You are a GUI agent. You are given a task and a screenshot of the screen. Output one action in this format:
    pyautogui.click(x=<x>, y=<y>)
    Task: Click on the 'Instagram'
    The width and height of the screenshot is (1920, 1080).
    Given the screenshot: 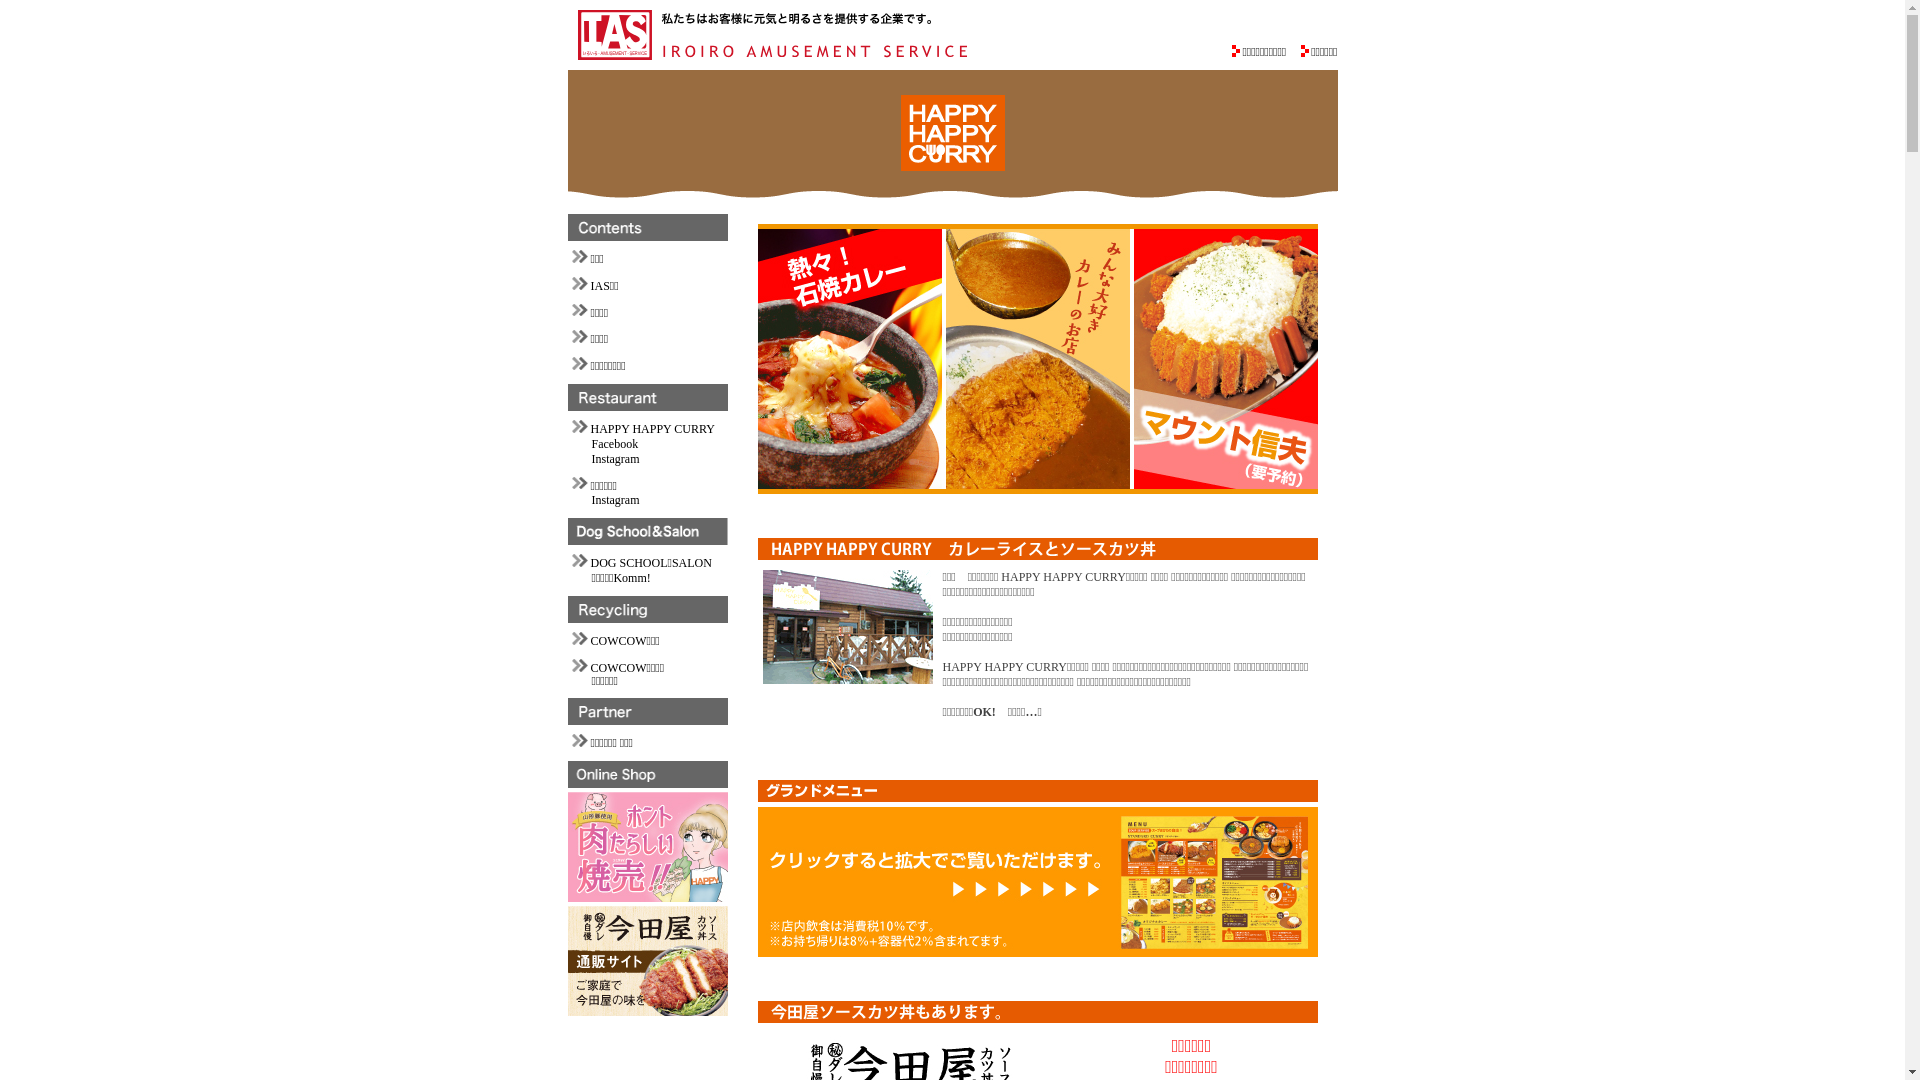 What is the action you would take?
    pyautogui.click(x=590, y=459)
    